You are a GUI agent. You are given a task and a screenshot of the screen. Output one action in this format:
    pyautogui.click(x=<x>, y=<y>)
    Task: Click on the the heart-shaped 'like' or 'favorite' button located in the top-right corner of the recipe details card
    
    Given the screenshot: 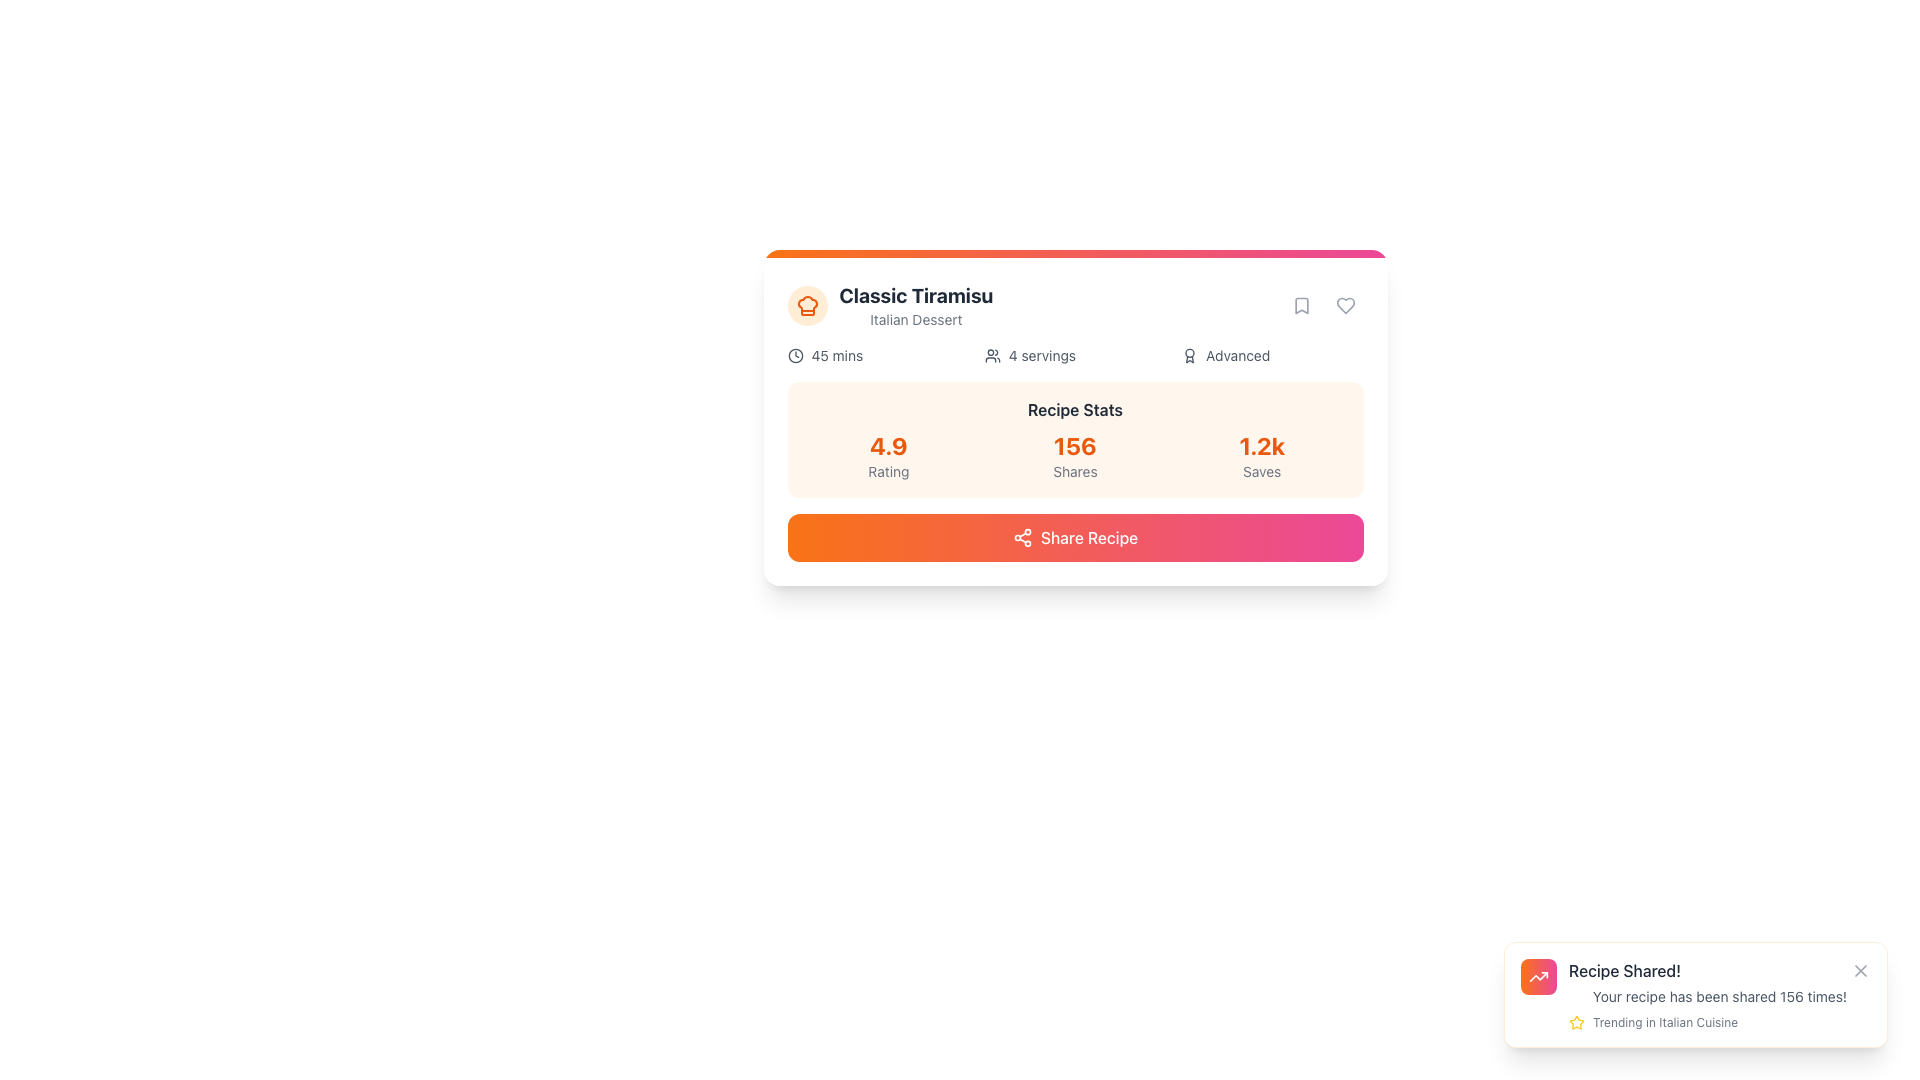 What is the action you would take?
    pyautogui.click(x=1345, y=305)
    